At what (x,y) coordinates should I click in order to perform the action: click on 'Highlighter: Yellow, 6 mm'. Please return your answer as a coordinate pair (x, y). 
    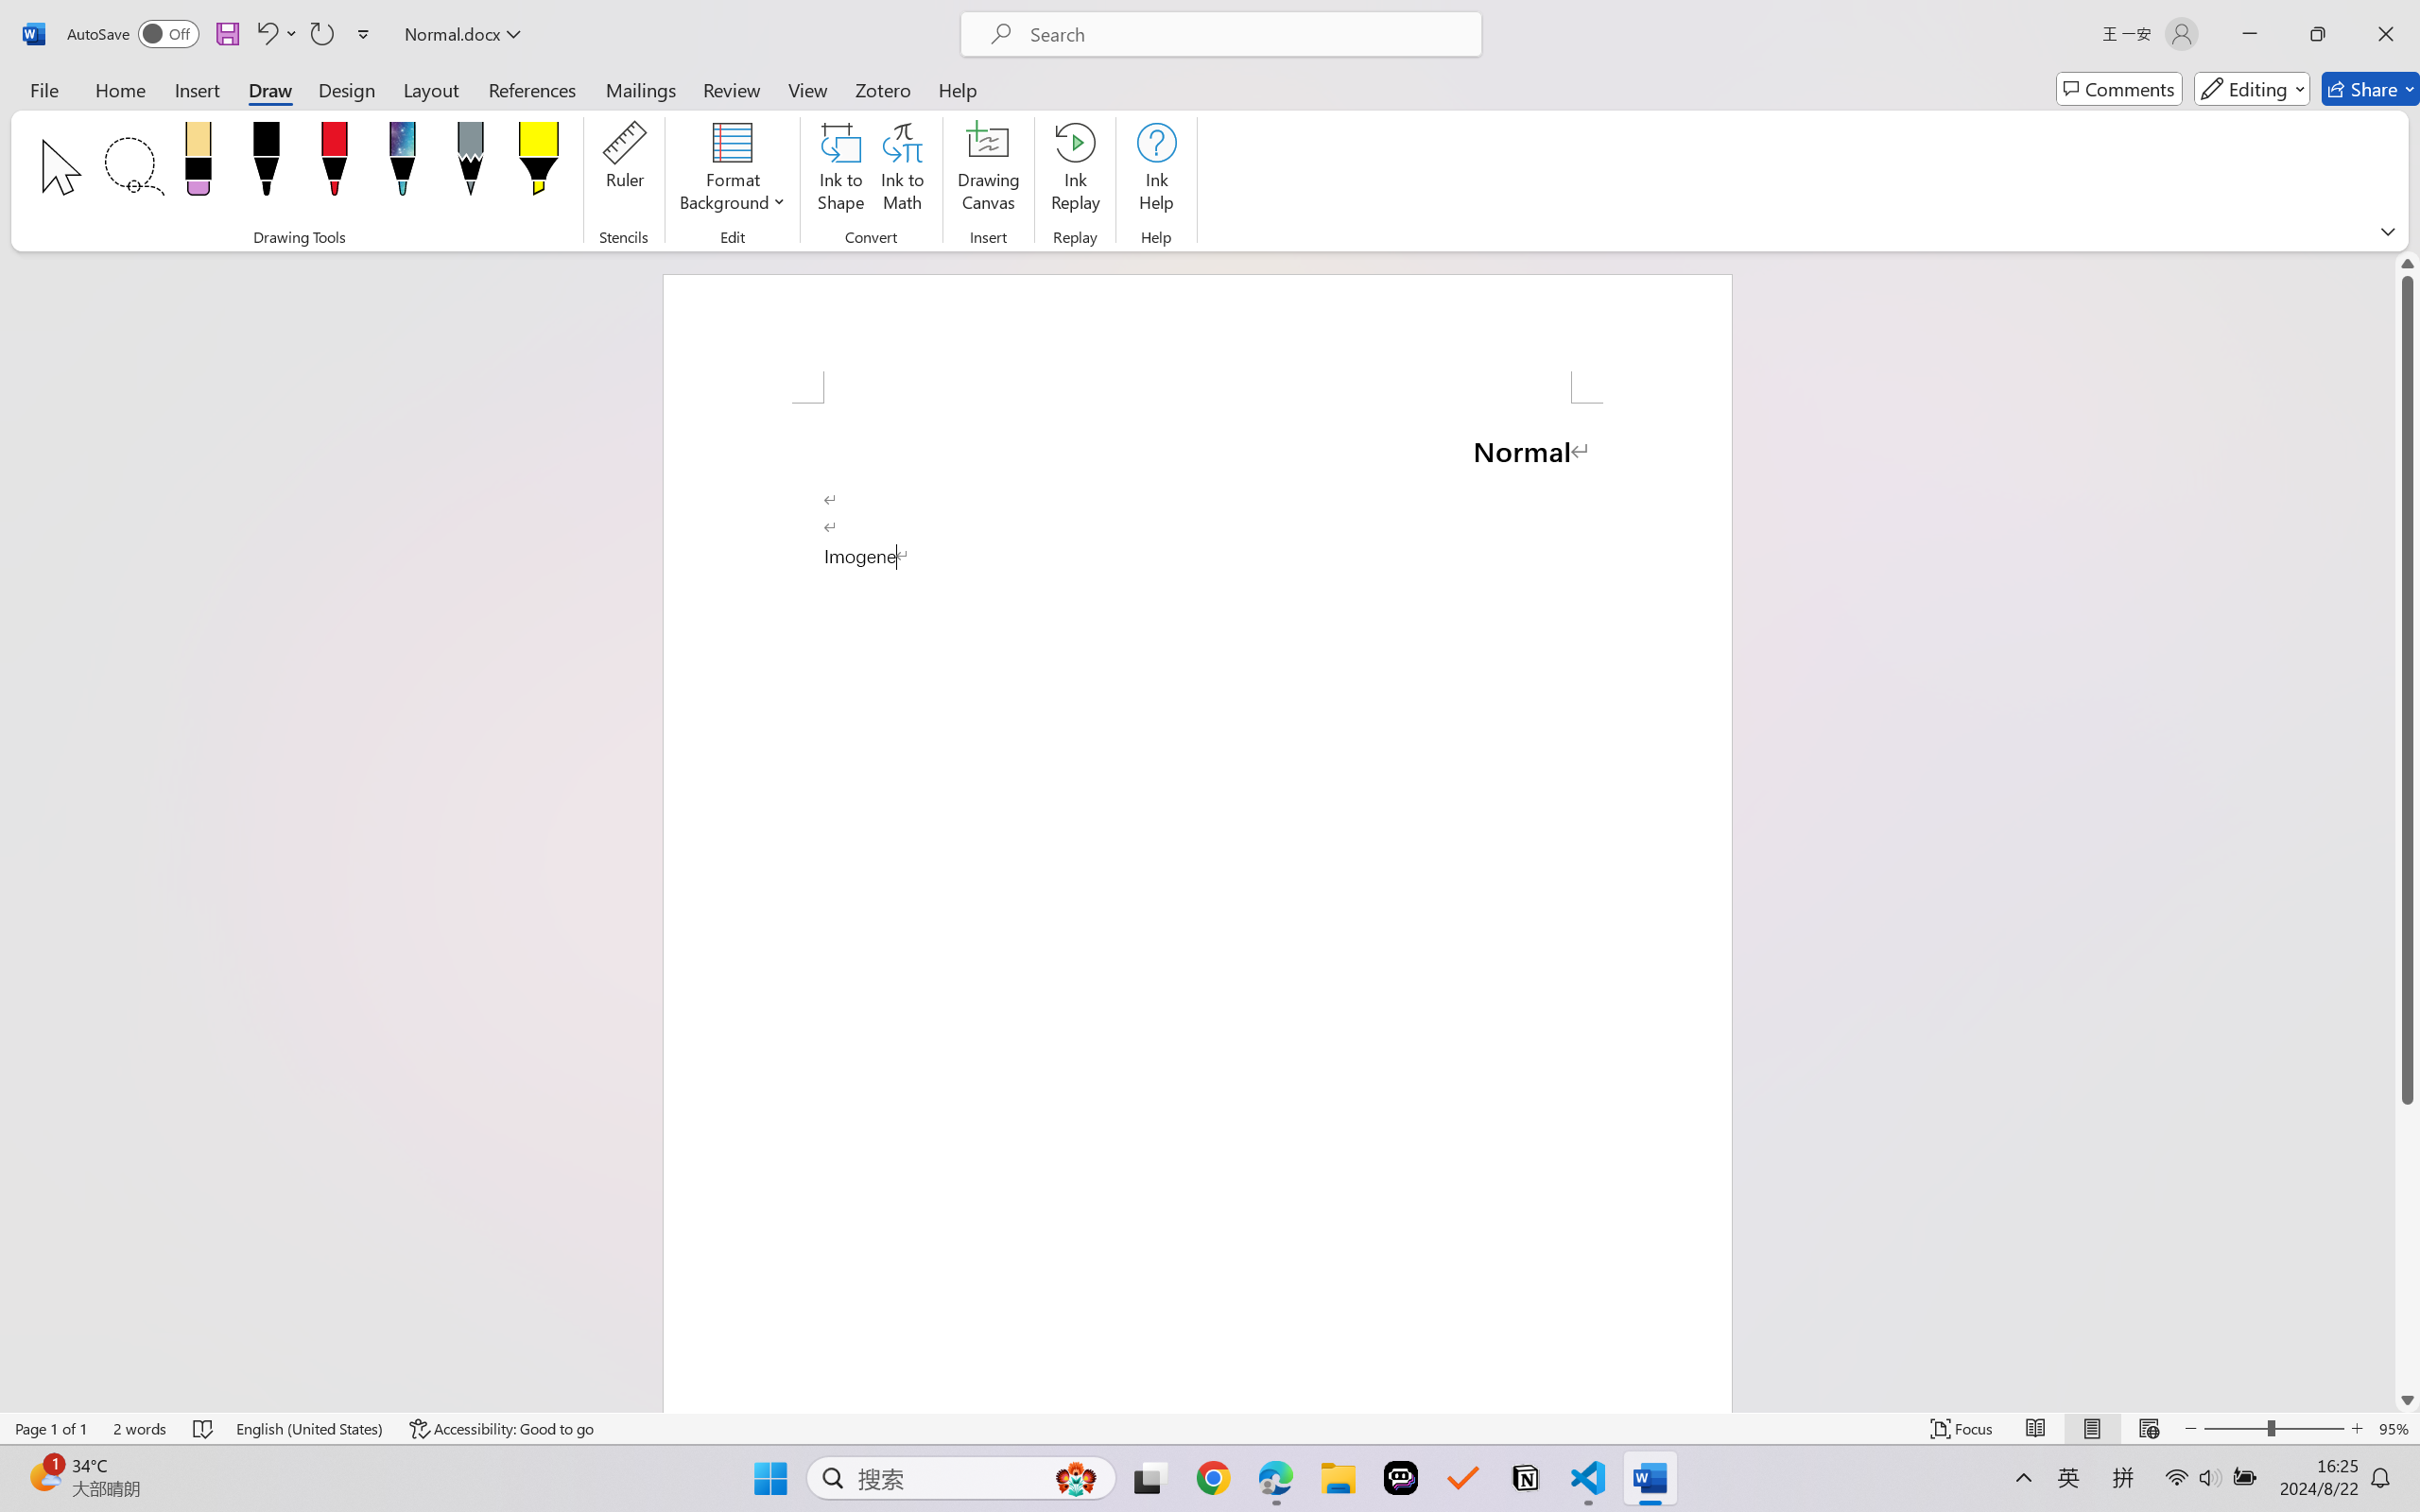
    Looking at the image, I should click on (539, 163).